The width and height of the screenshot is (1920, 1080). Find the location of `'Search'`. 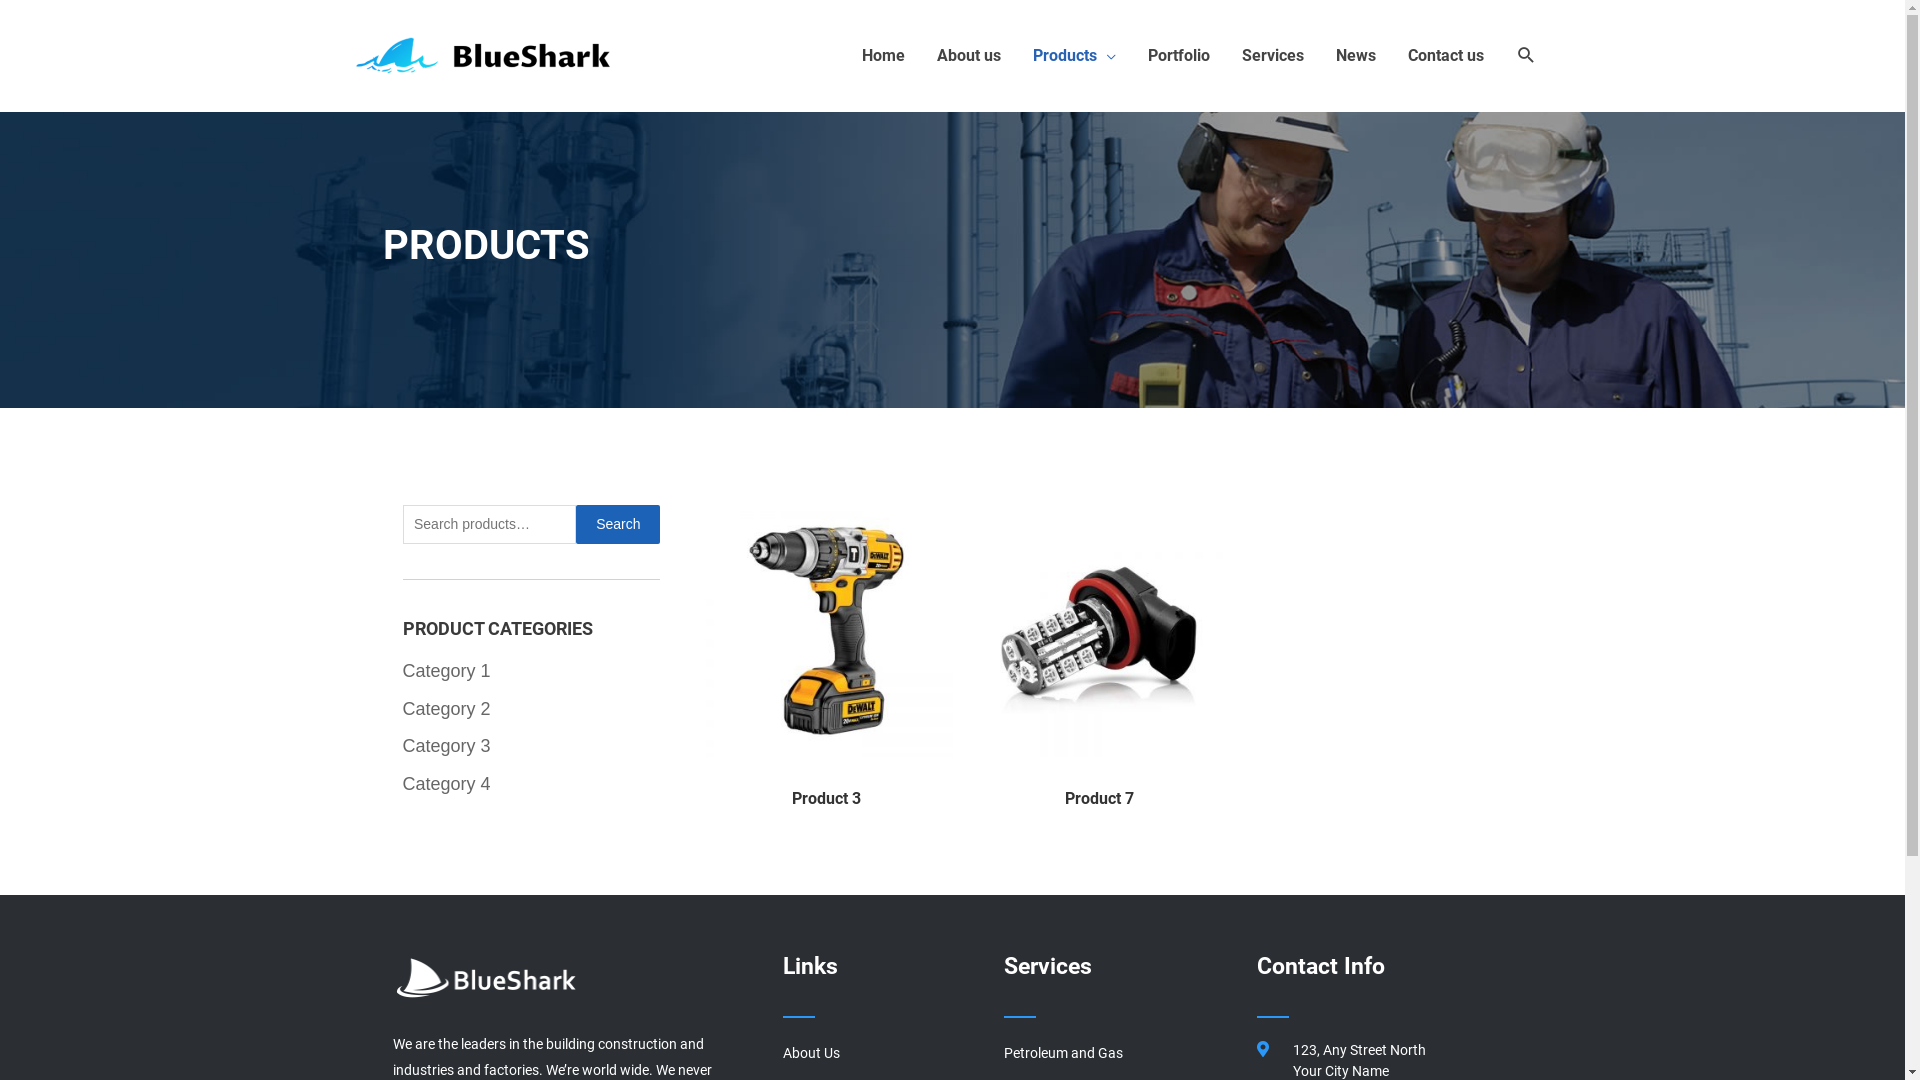

'Search' is located at coordinates (617, 523).